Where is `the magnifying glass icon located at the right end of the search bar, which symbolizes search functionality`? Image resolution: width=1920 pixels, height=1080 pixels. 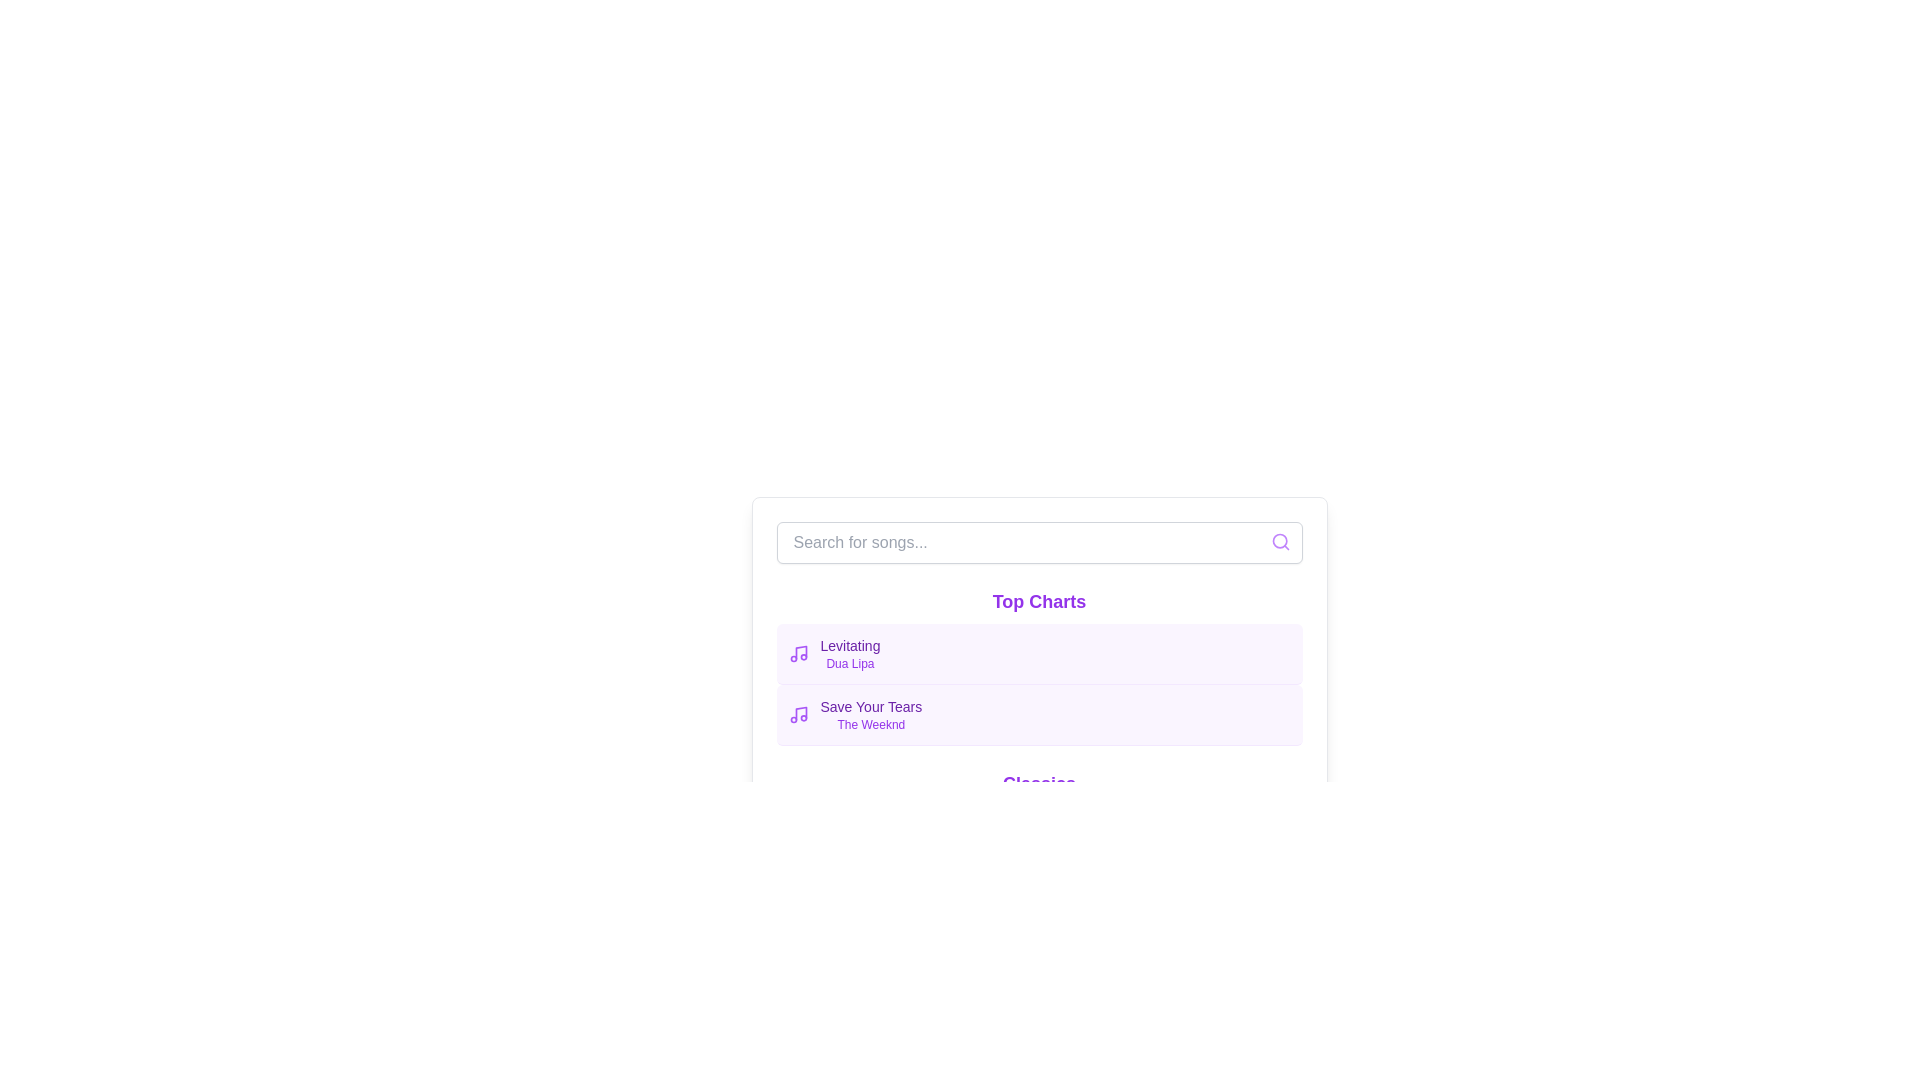
the magnifying glass icon located at the right end of the search bar, which symbolizes search functionality is located at coordinates (1278, 541).